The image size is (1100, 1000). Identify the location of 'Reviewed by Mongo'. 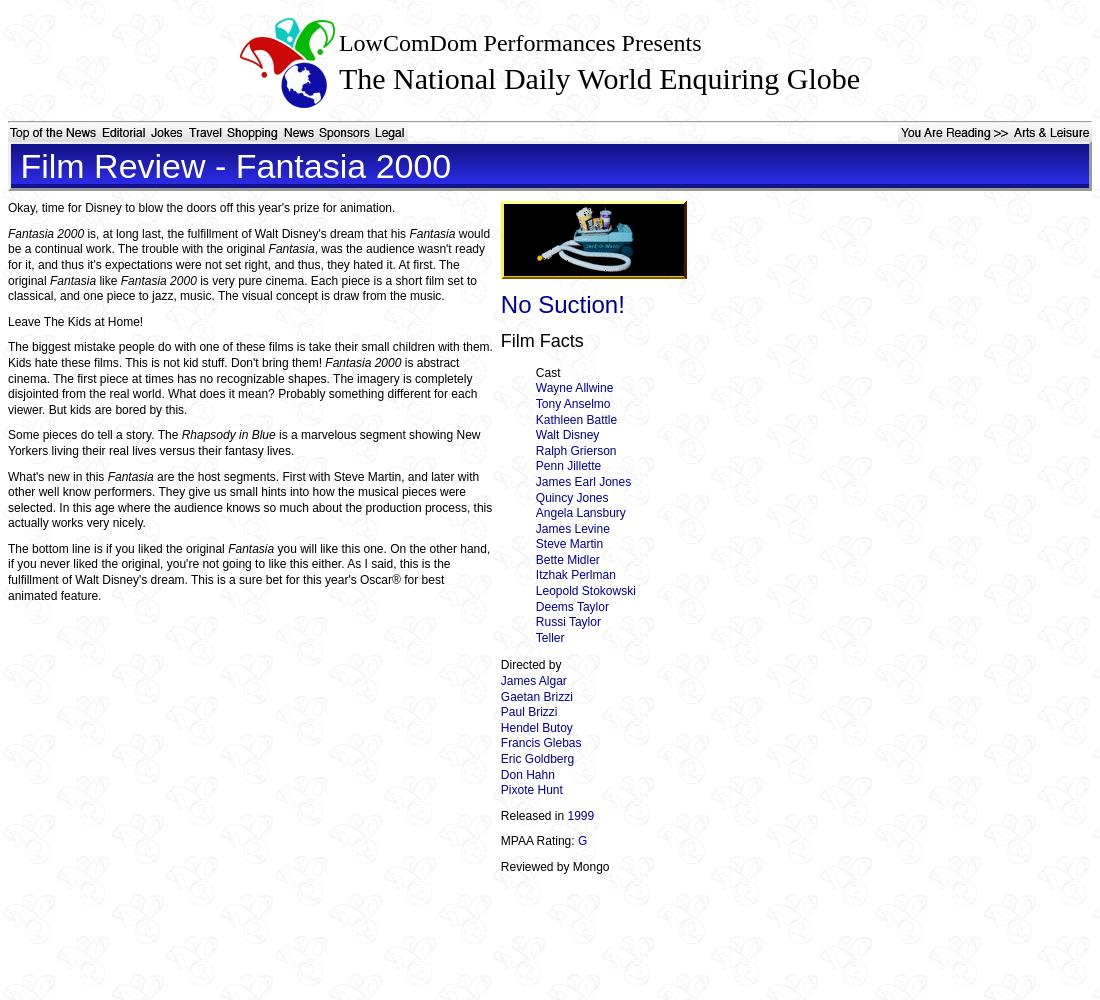
(553, 865).